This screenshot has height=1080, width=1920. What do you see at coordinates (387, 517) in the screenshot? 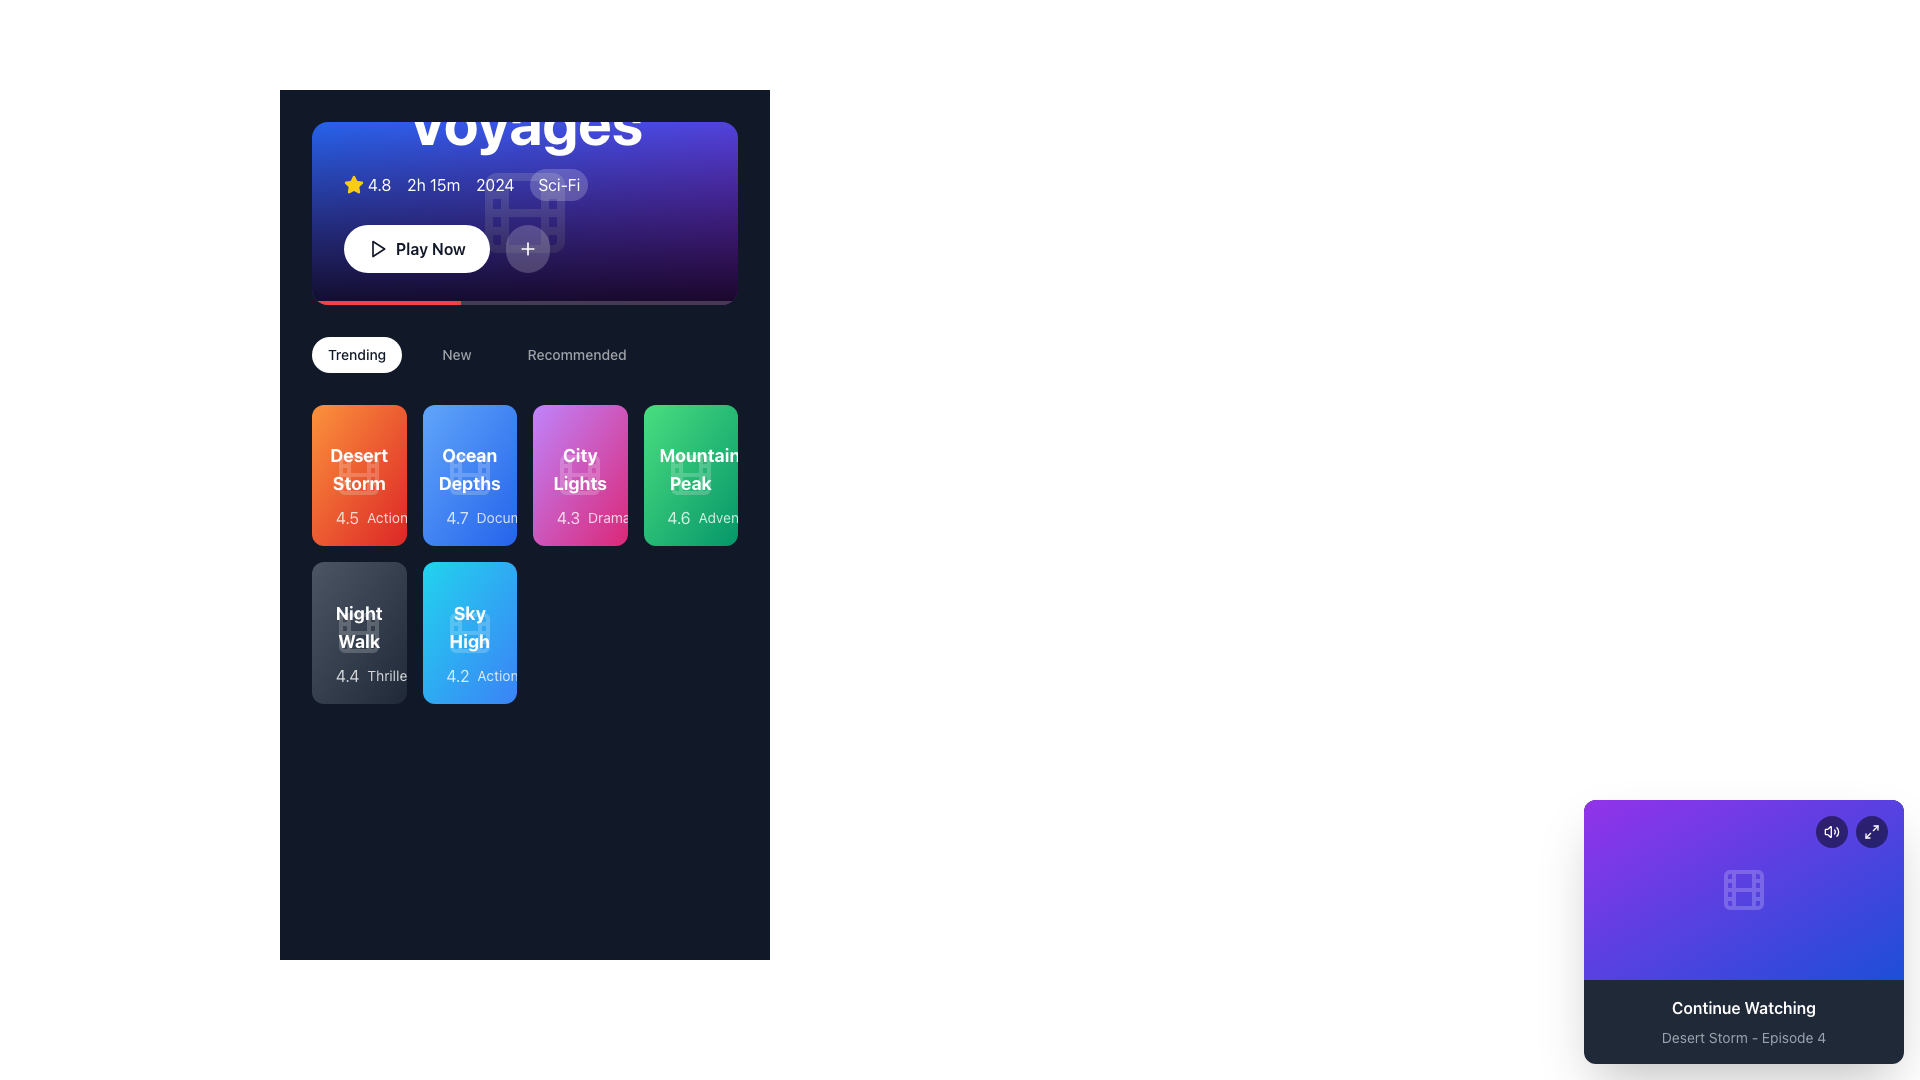
I see `the text label located at the bottom-right of the orange card labeled 'Desert Storm', which provides genre or category information` at bounding box center [387, 517].